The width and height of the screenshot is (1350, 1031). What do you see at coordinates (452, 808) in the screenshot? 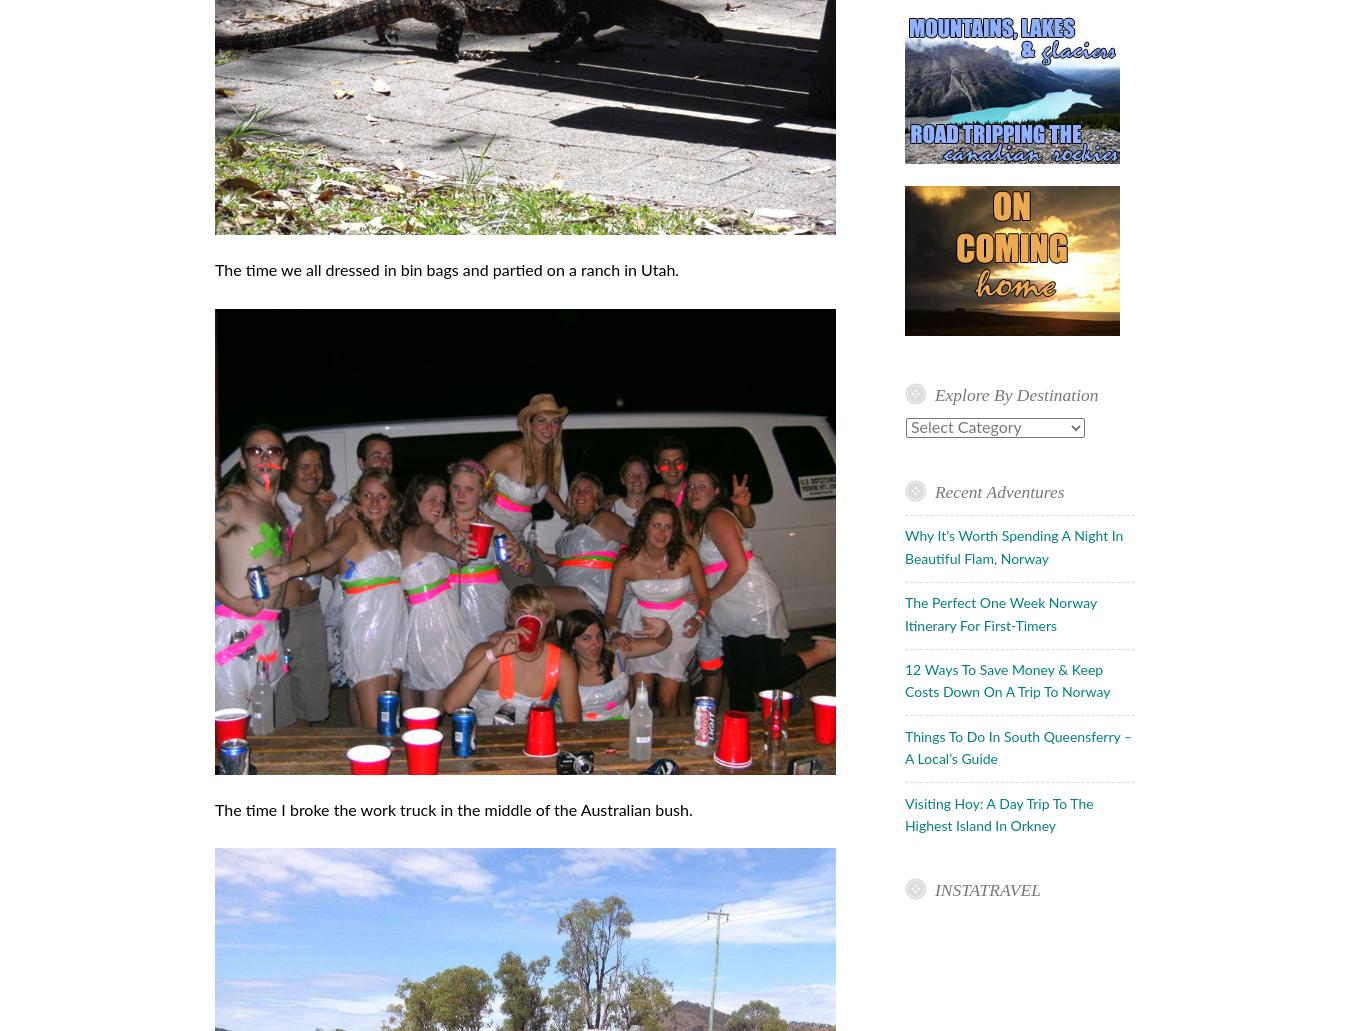
I see `'The time I broke the work truck in the middle of the Australian bush.'` at bounding box center [452, 808].